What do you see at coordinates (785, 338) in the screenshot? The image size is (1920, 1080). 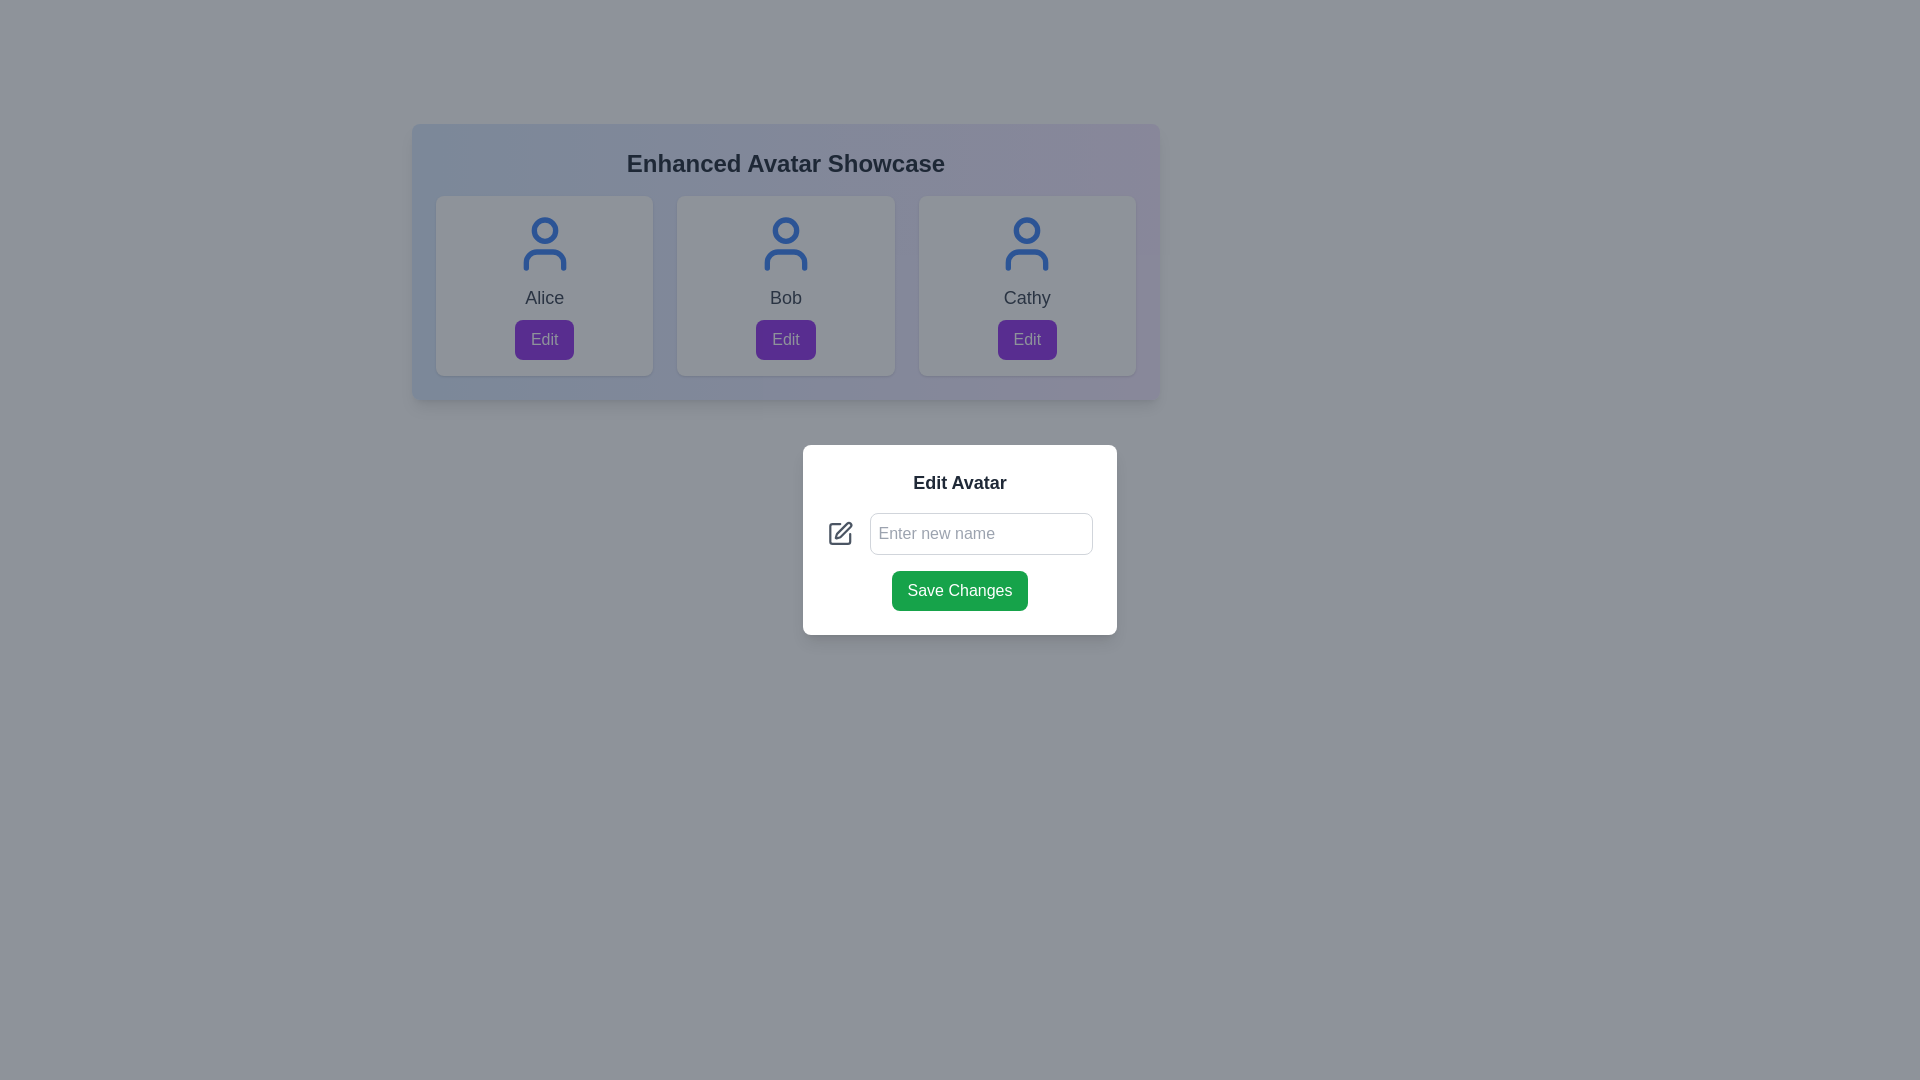 I see `the purple button labeled 'Edit' located at the bottom of Bob's card` at bounding box center [785, 338].